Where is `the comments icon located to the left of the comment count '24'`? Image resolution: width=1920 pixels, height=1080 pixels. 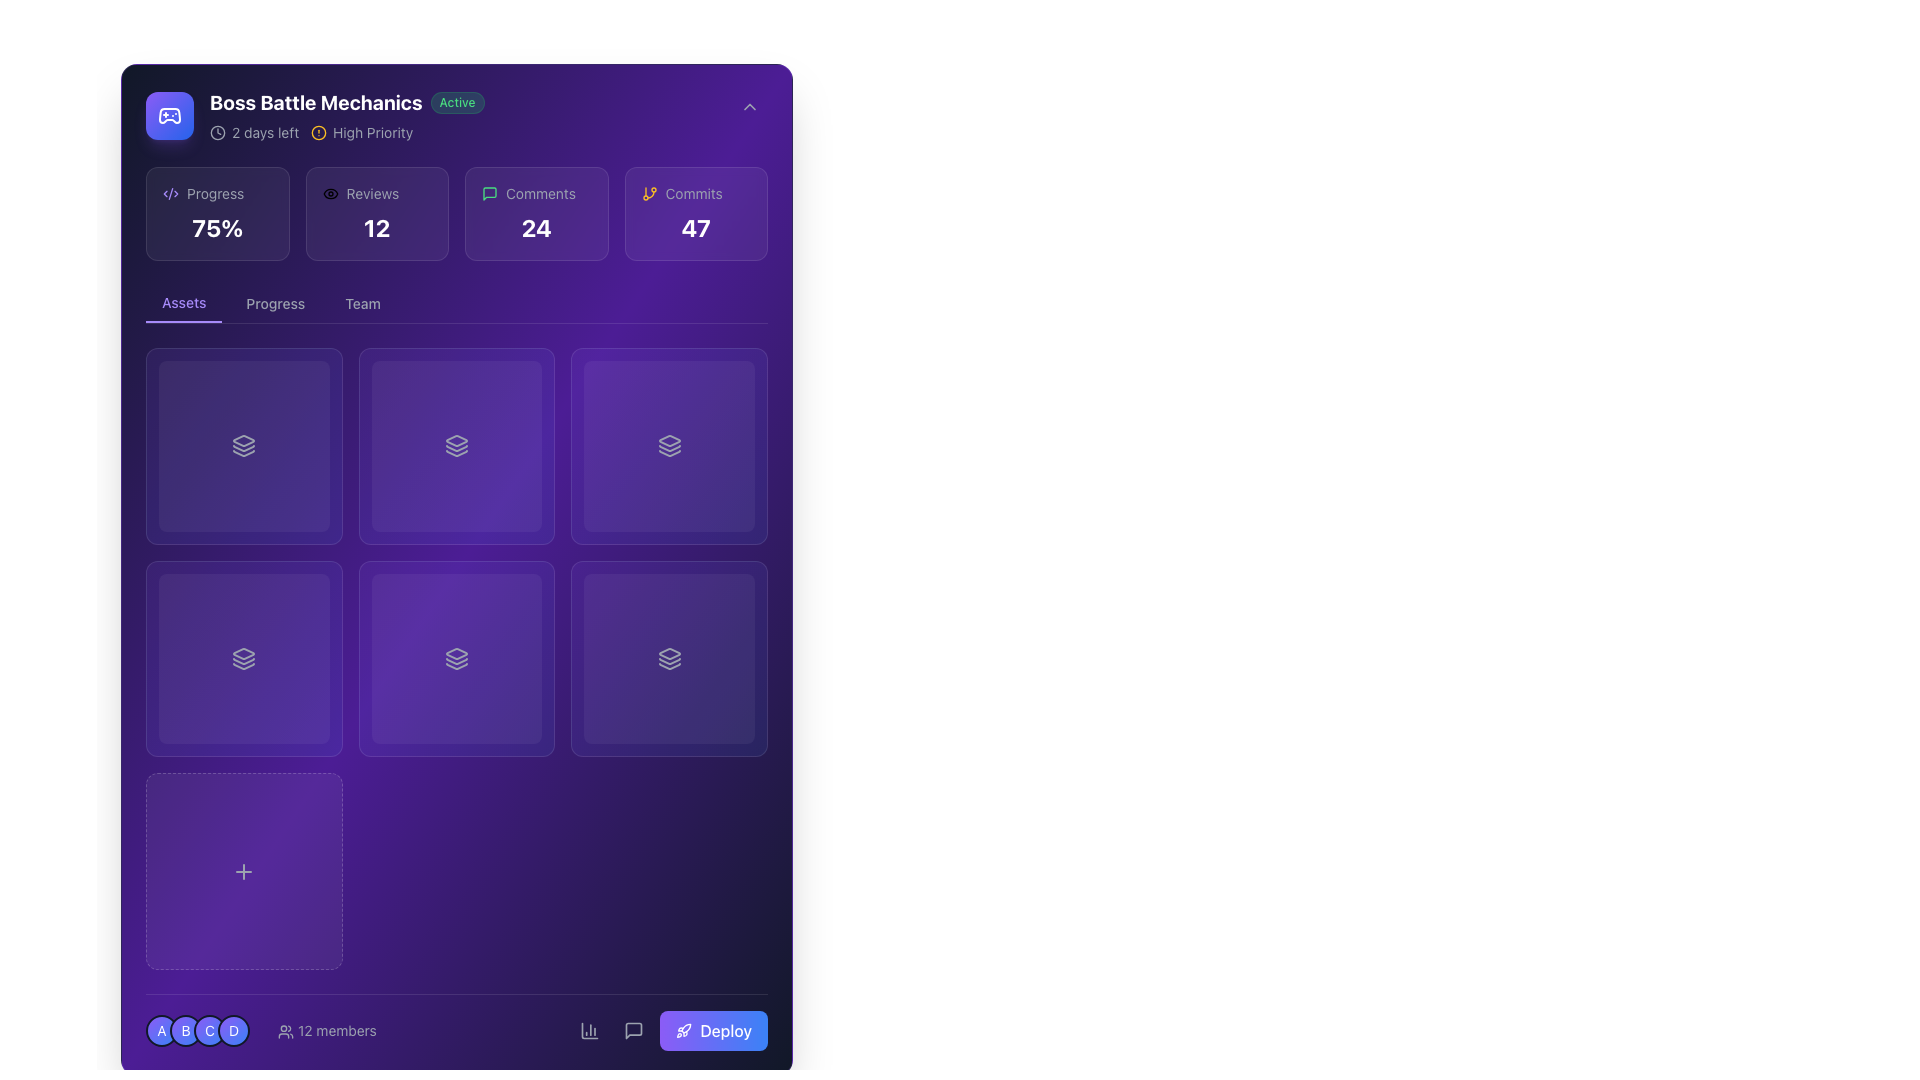 the comments icon located to the left of the comment count '24' is located at coordinates (489, 193).